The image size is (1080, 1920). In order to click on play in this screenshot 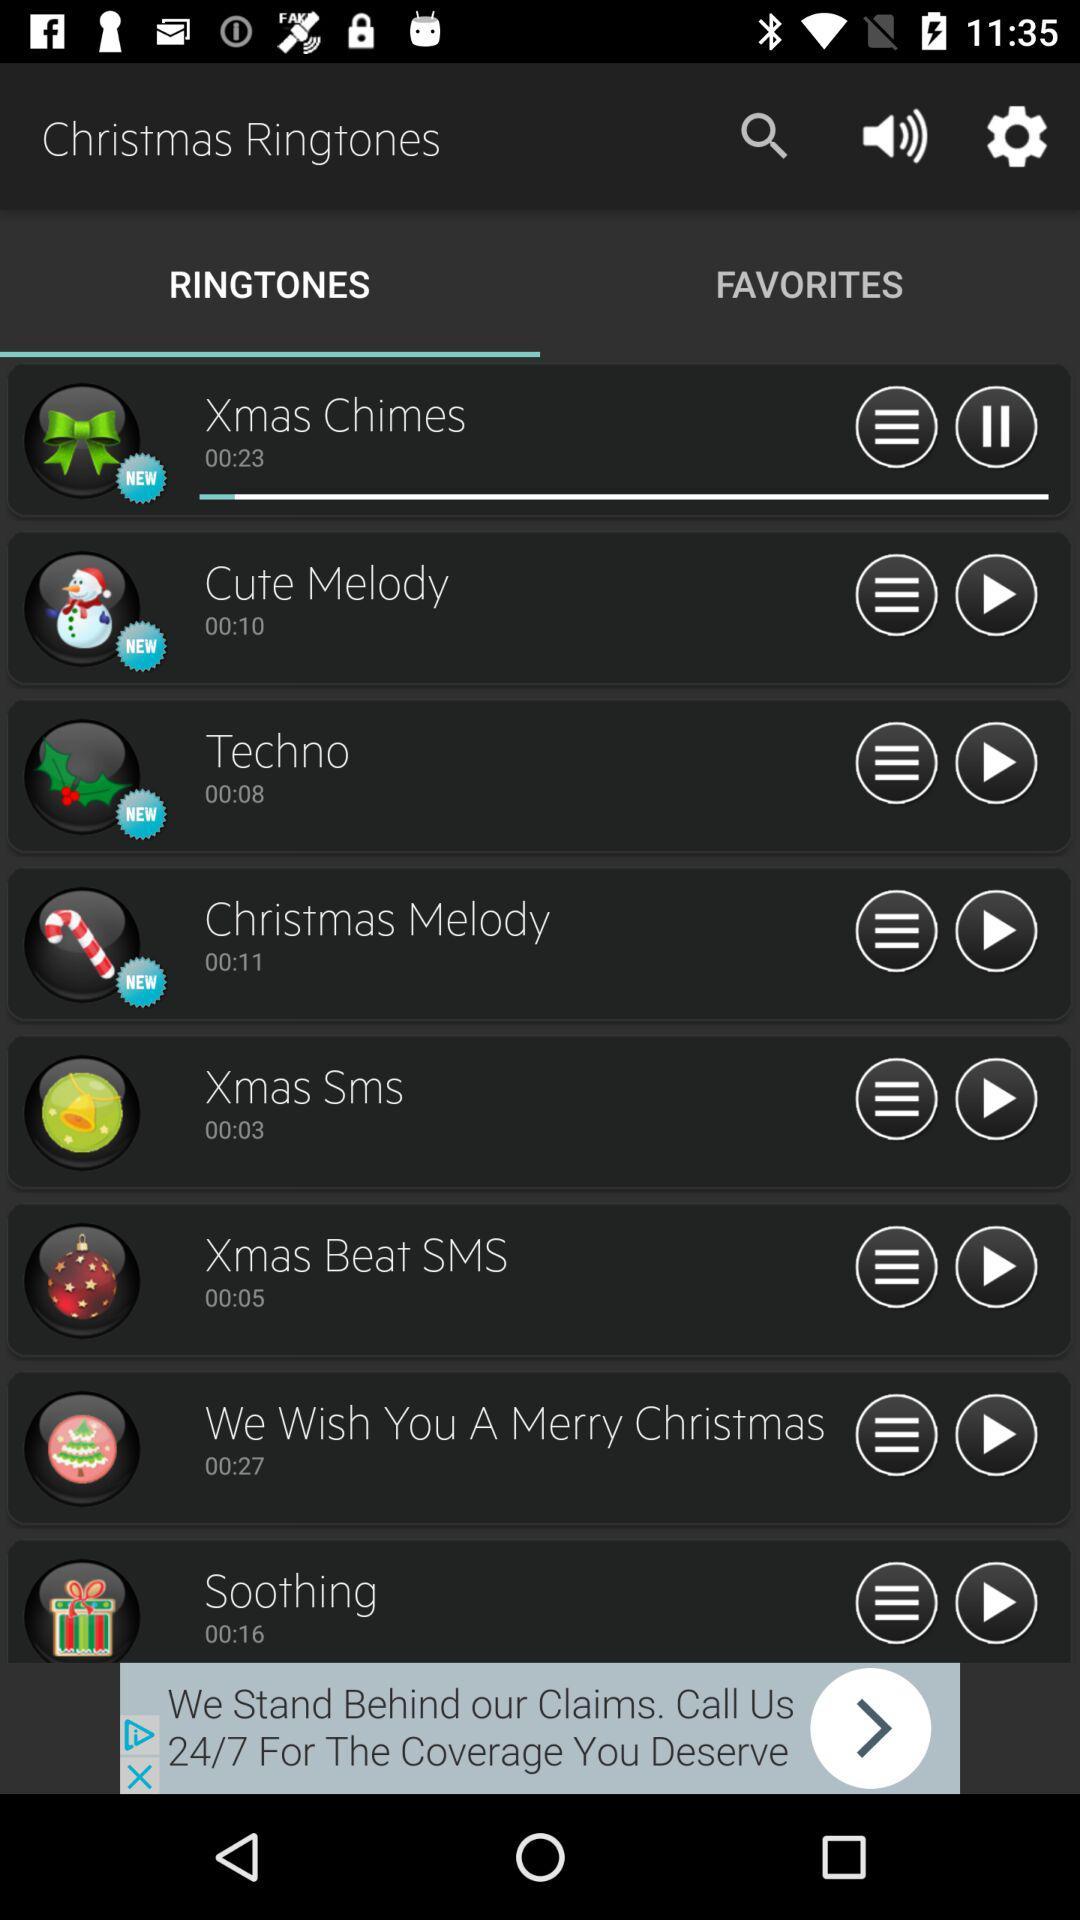, I will do `click(995, 1435)`.